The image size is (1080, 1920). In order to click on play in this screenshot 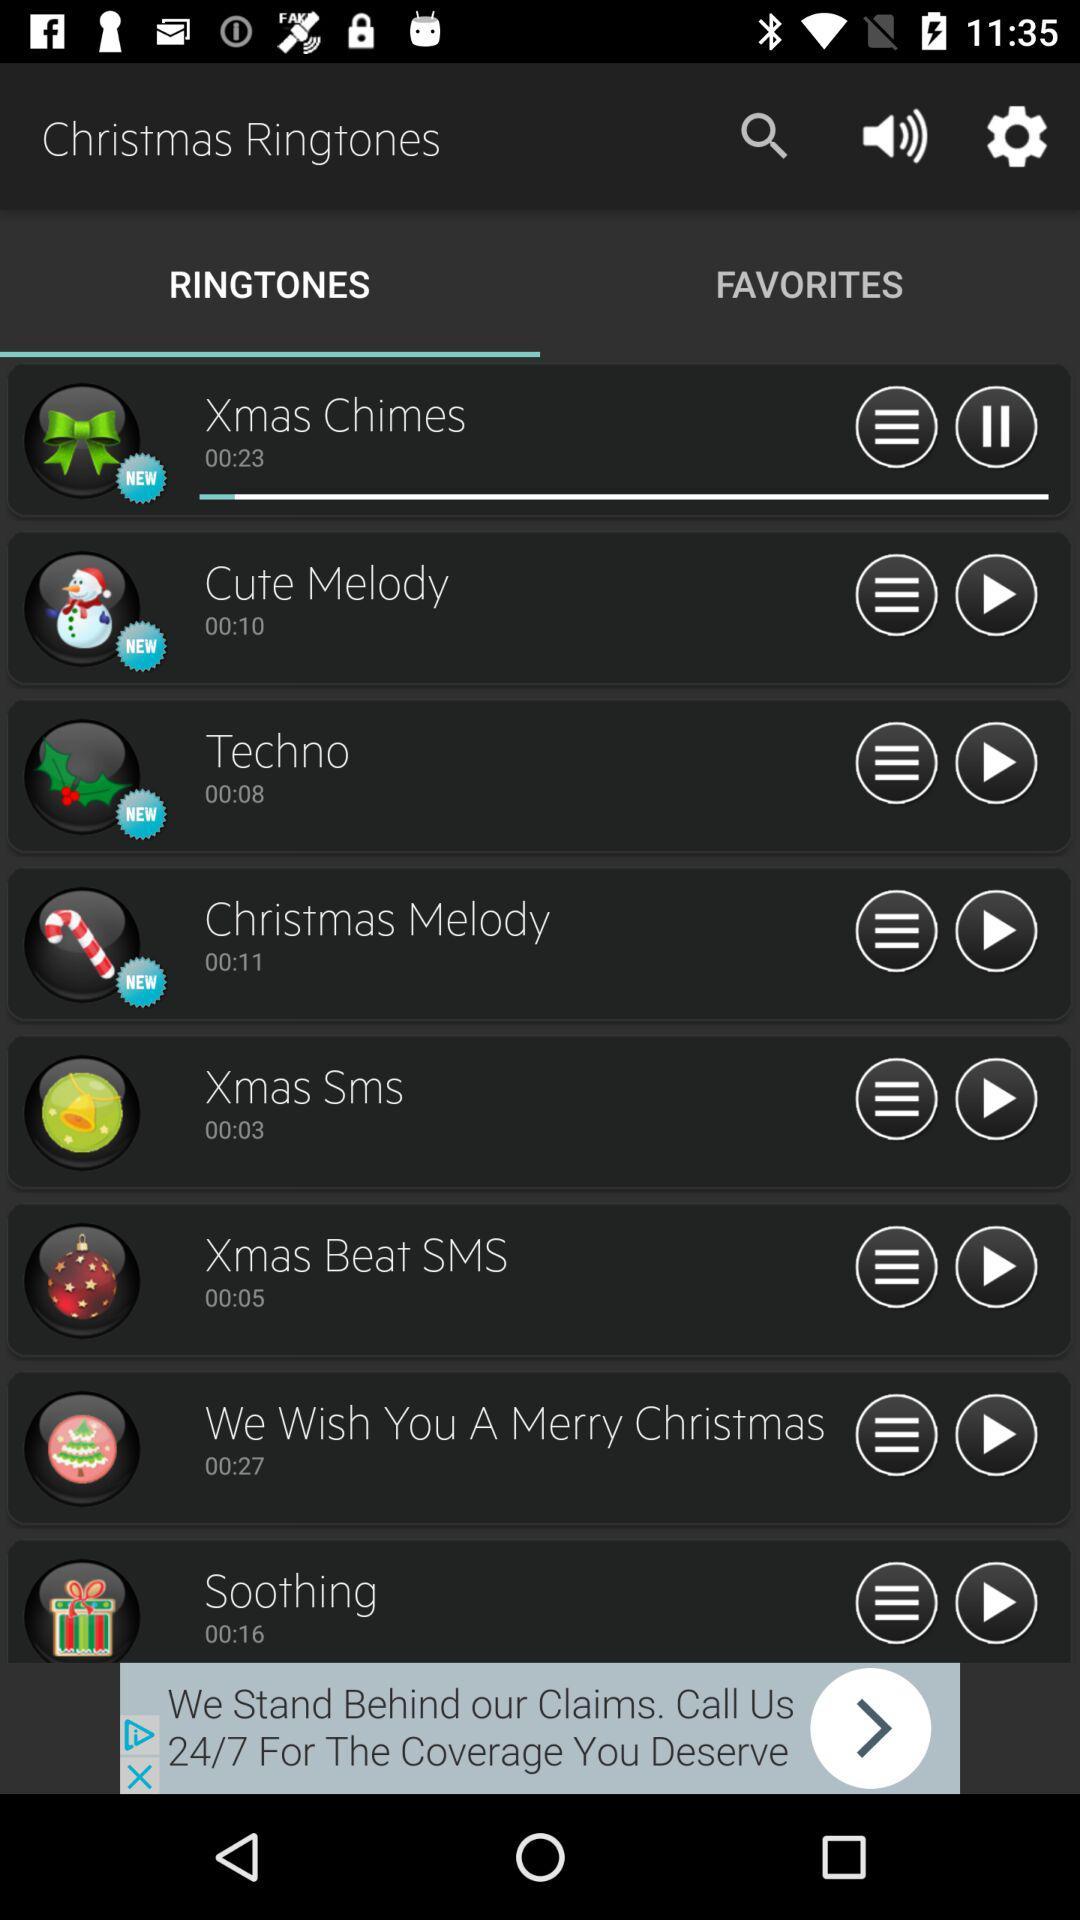, I will do `click(995, 1435)`.